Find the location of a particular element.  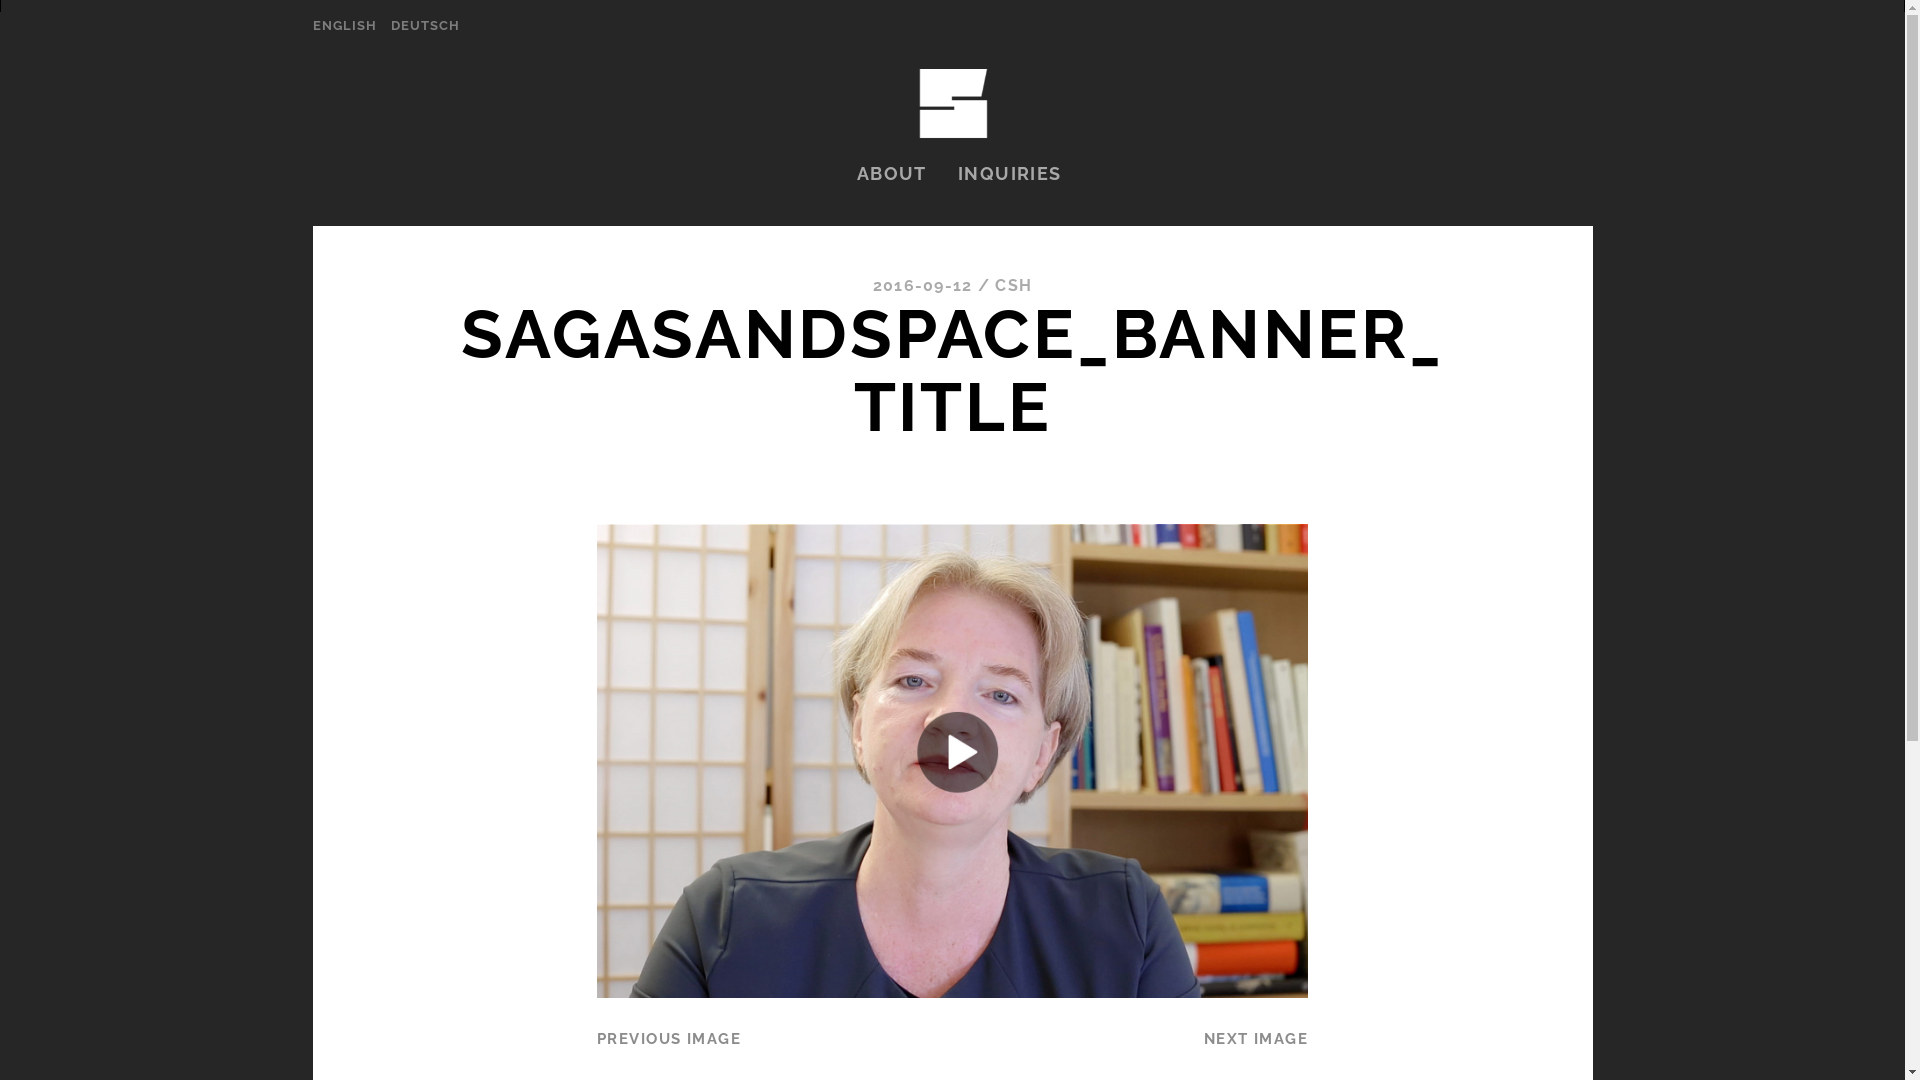

'ENGLISH' is located at coordinates (344, 26).